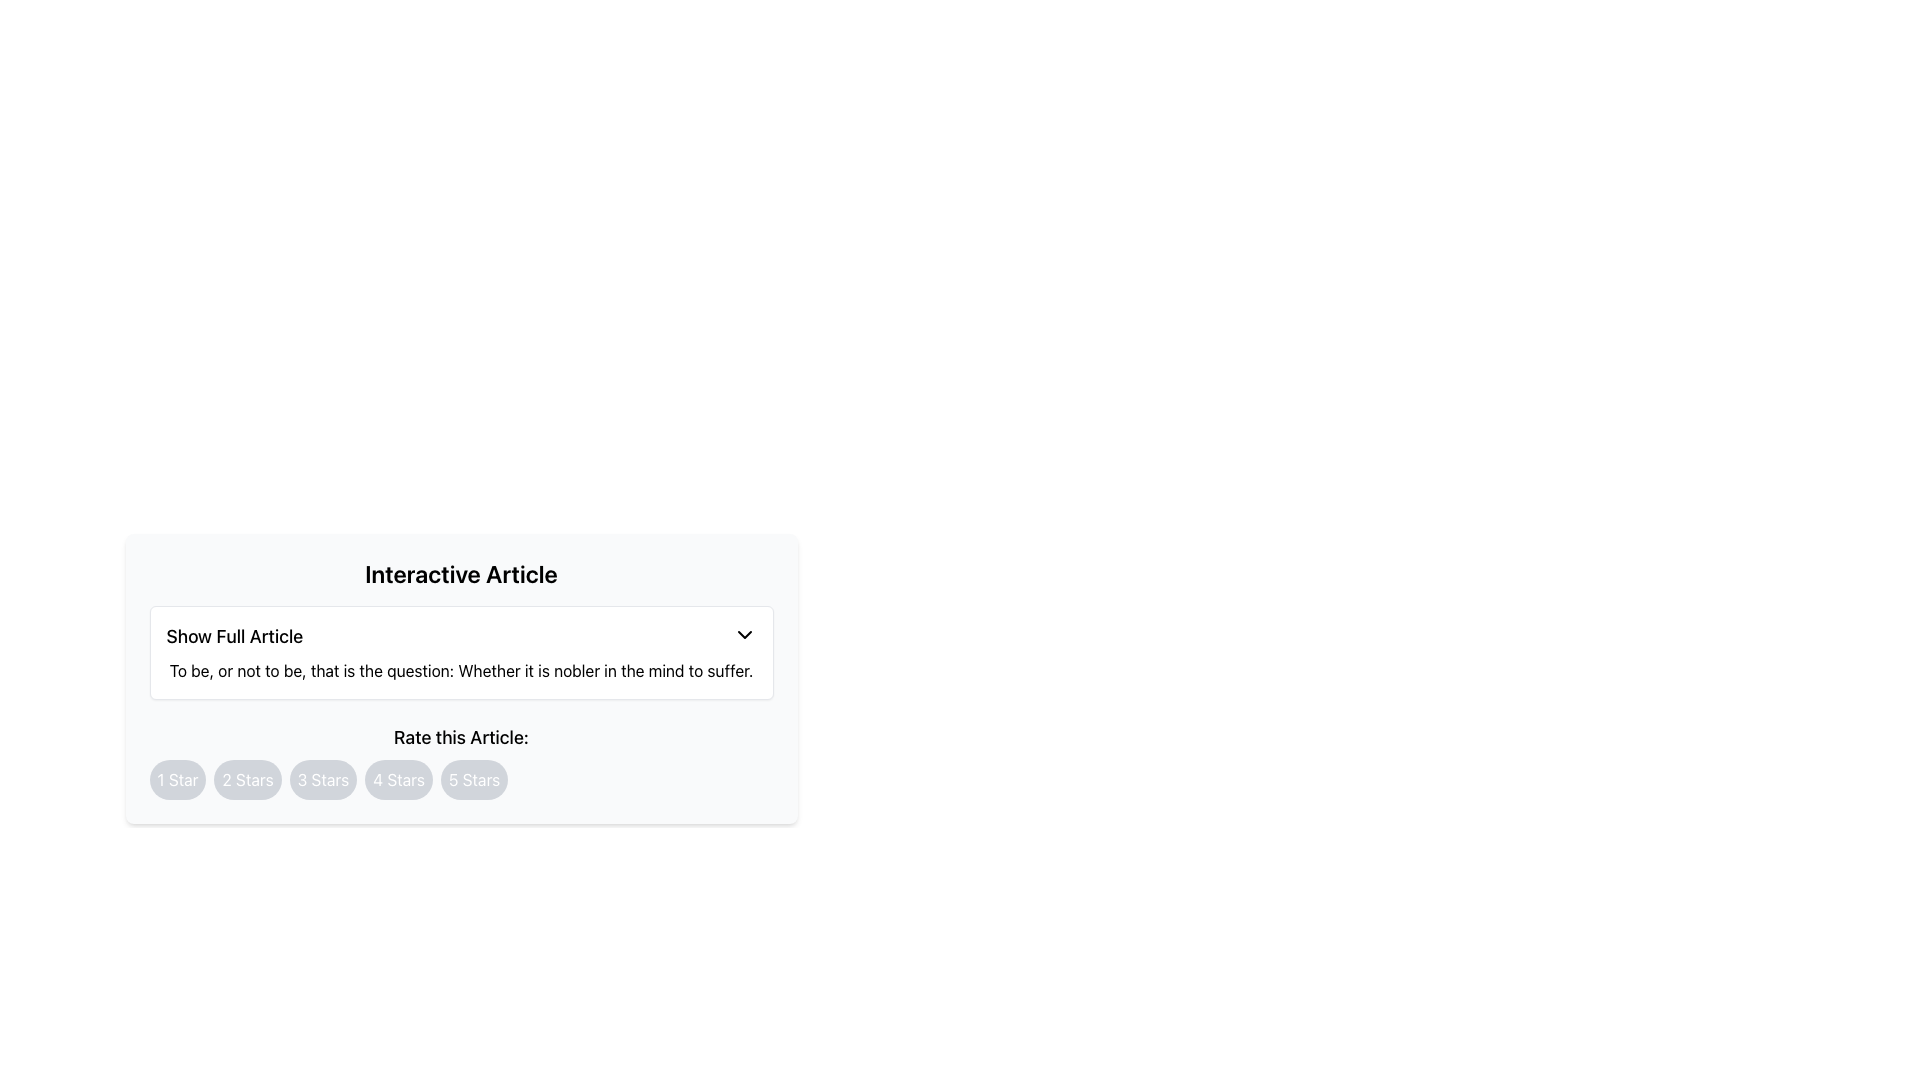 Image resolution: width=1920 pixels, height=1080 pixels. What do you see at coordinates (398, 778) in the screenshot?
I see `the fourth button from the left in a horizontal series of five` at bounding box center [398, 778].